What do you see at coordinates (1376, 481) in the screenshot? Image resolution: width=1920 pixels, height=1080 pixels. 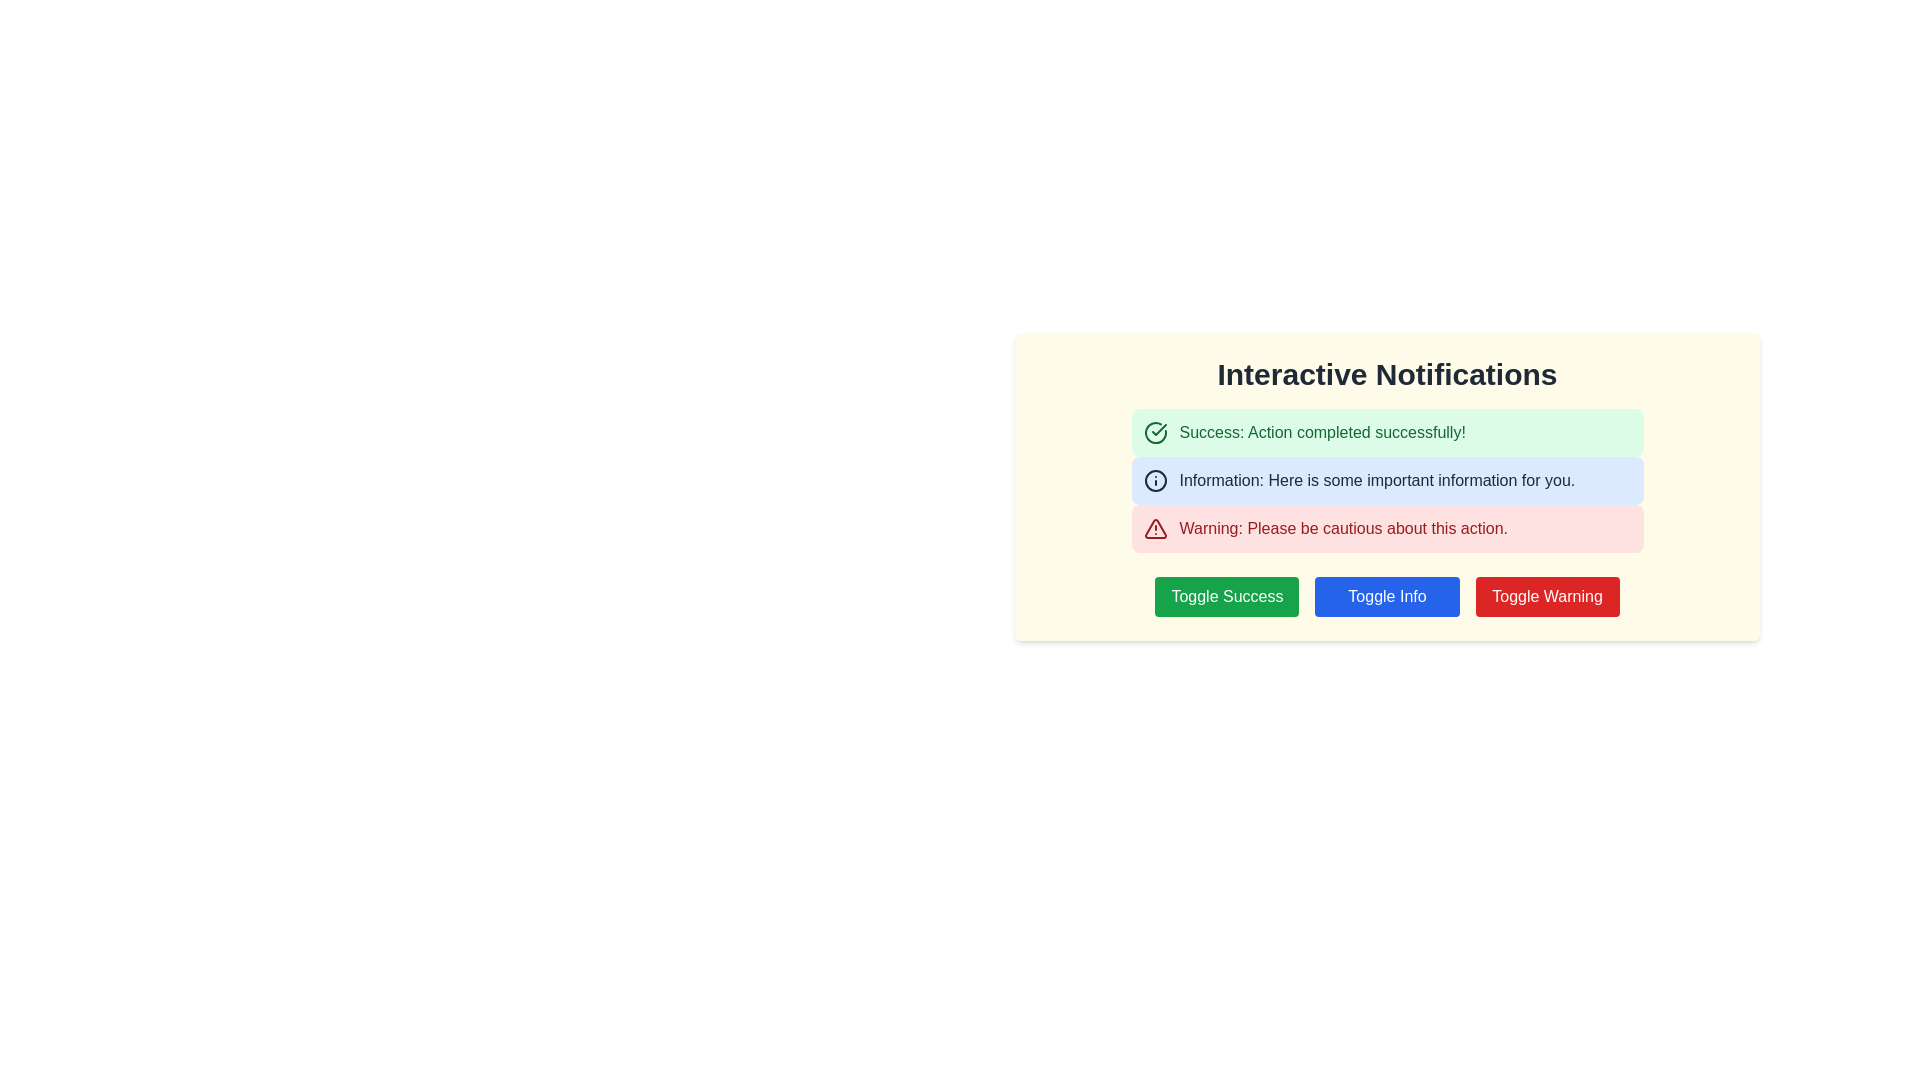 I see `the static text element displaying 'Information: Here is some important information for you.' within the informational notification bar, which has a light blue background and rounded borders` at bounding box center [1376, 481].